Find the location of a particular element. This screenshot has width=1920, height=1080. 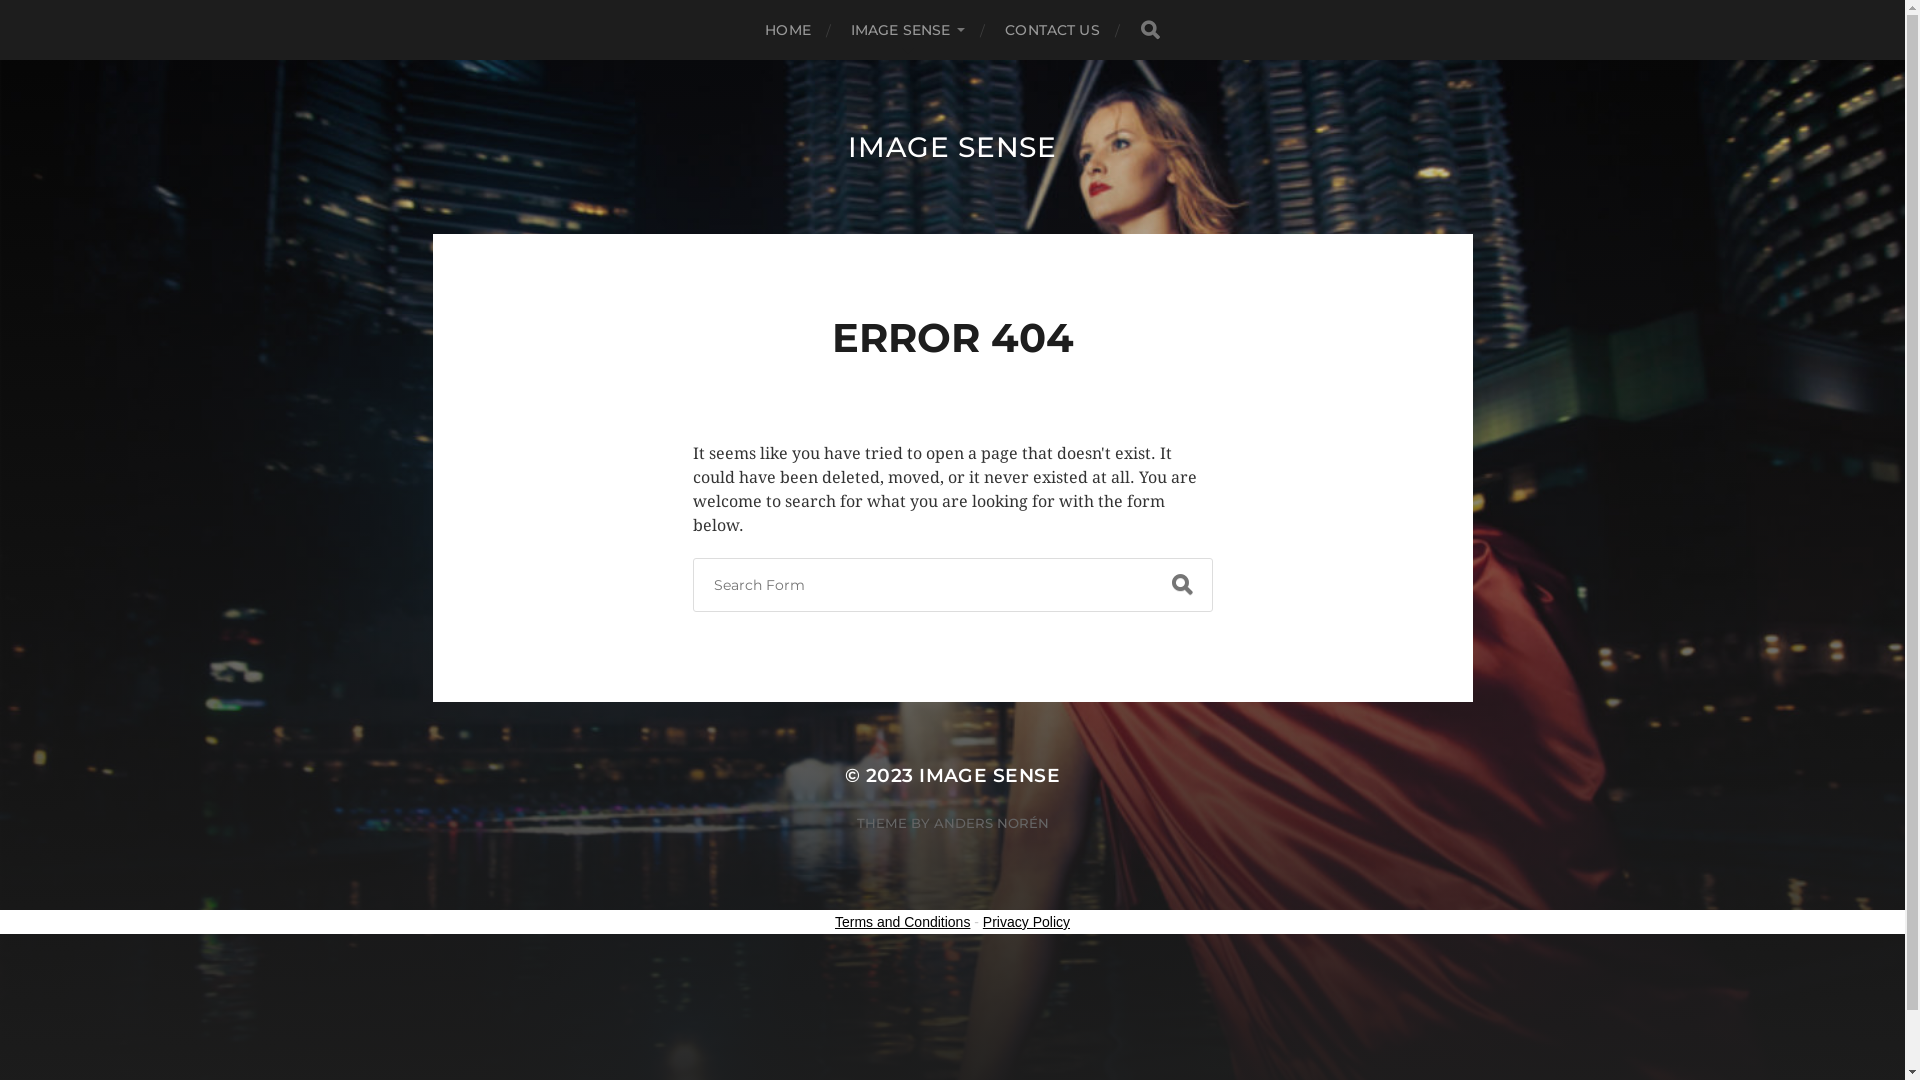

'CONTACT US' is located at coordinates (1050, 30).